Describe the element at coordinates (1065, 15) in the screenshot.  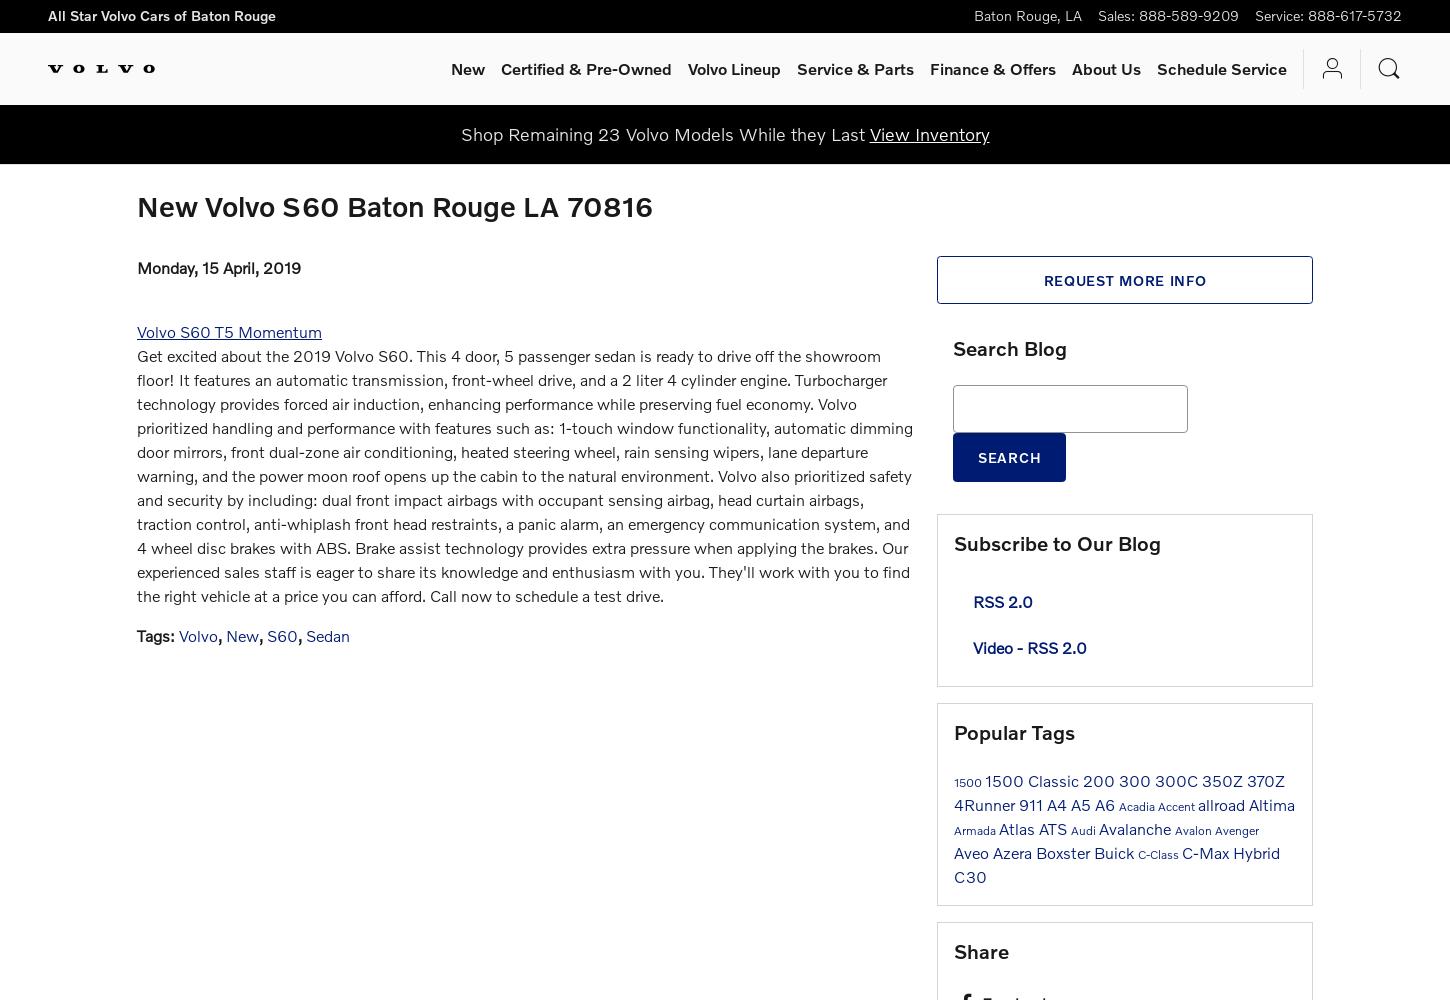
I see `'LA'` at that location.